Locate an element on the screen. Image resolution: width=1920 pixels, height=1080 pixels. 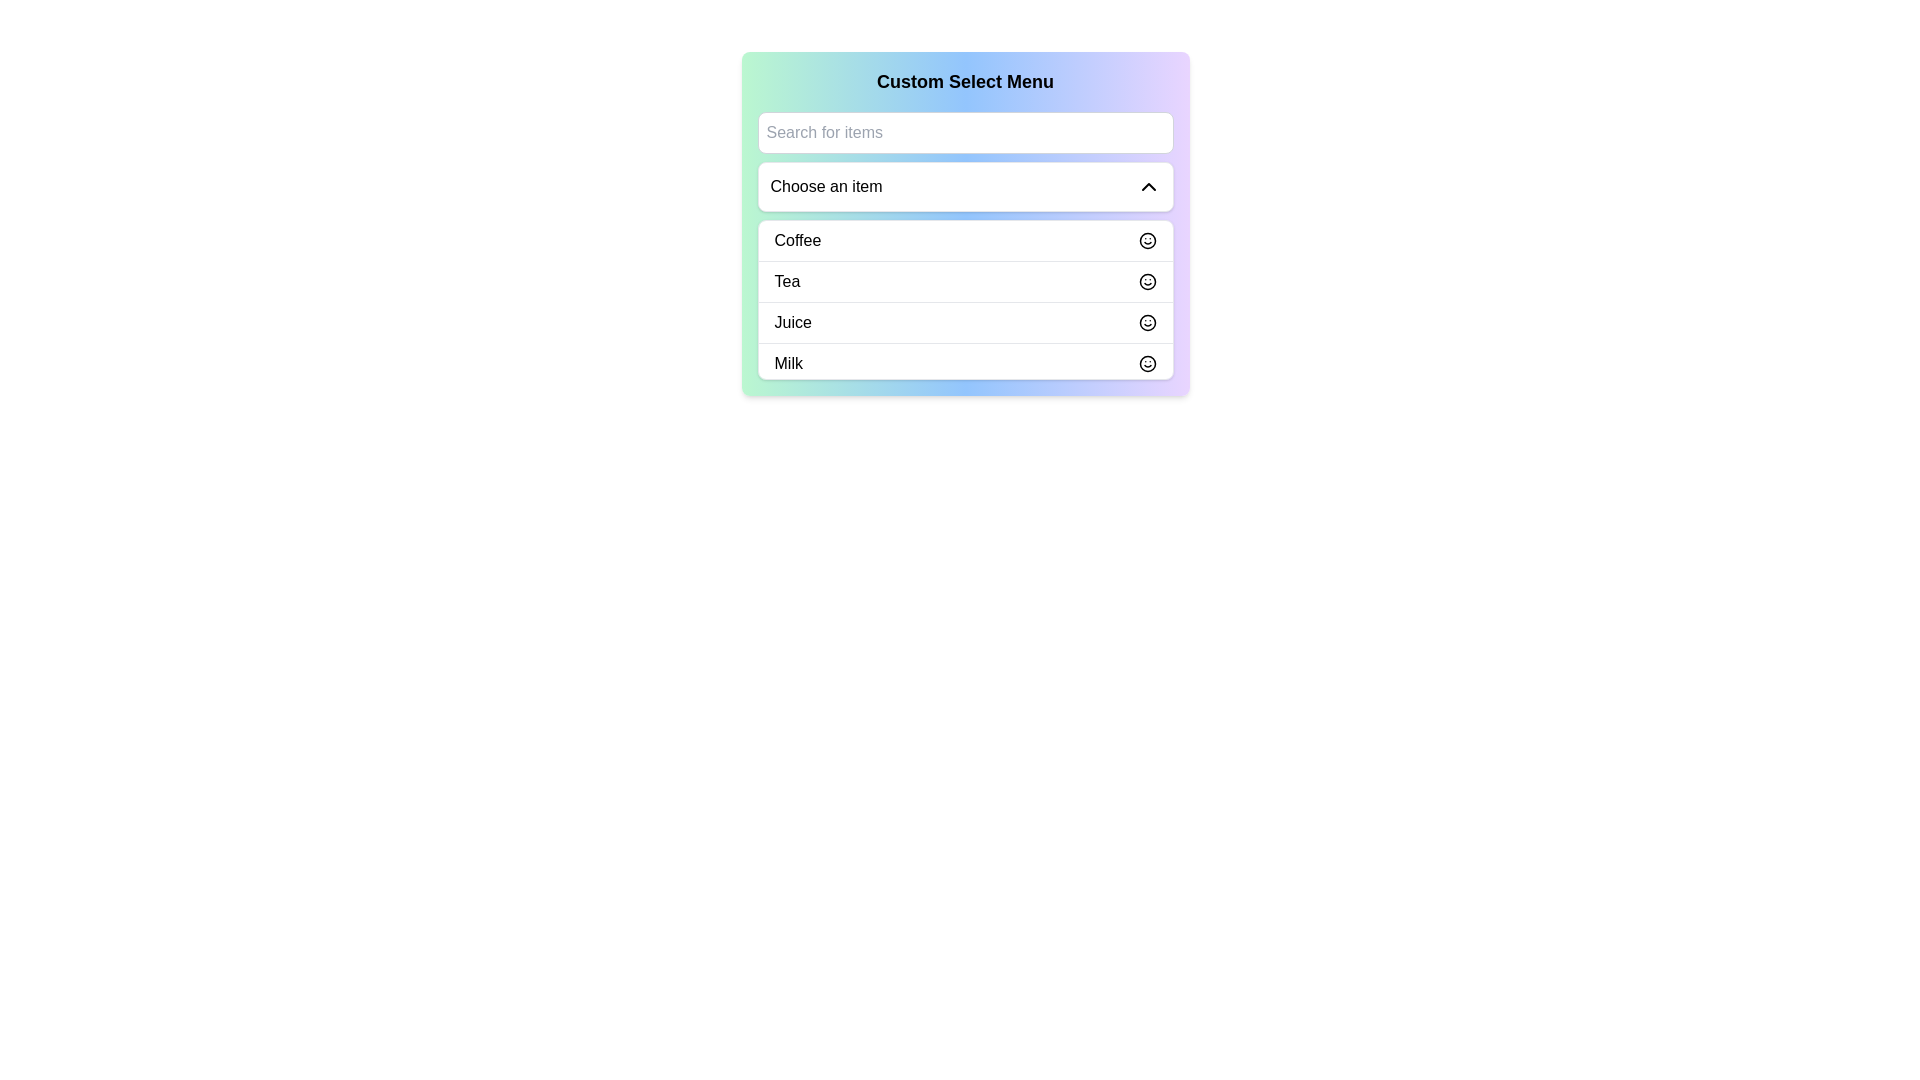
the circular smiley face icon located at the end of the 'Tea' row in the menu as a visual cue is located at coordinates (1147, 281).